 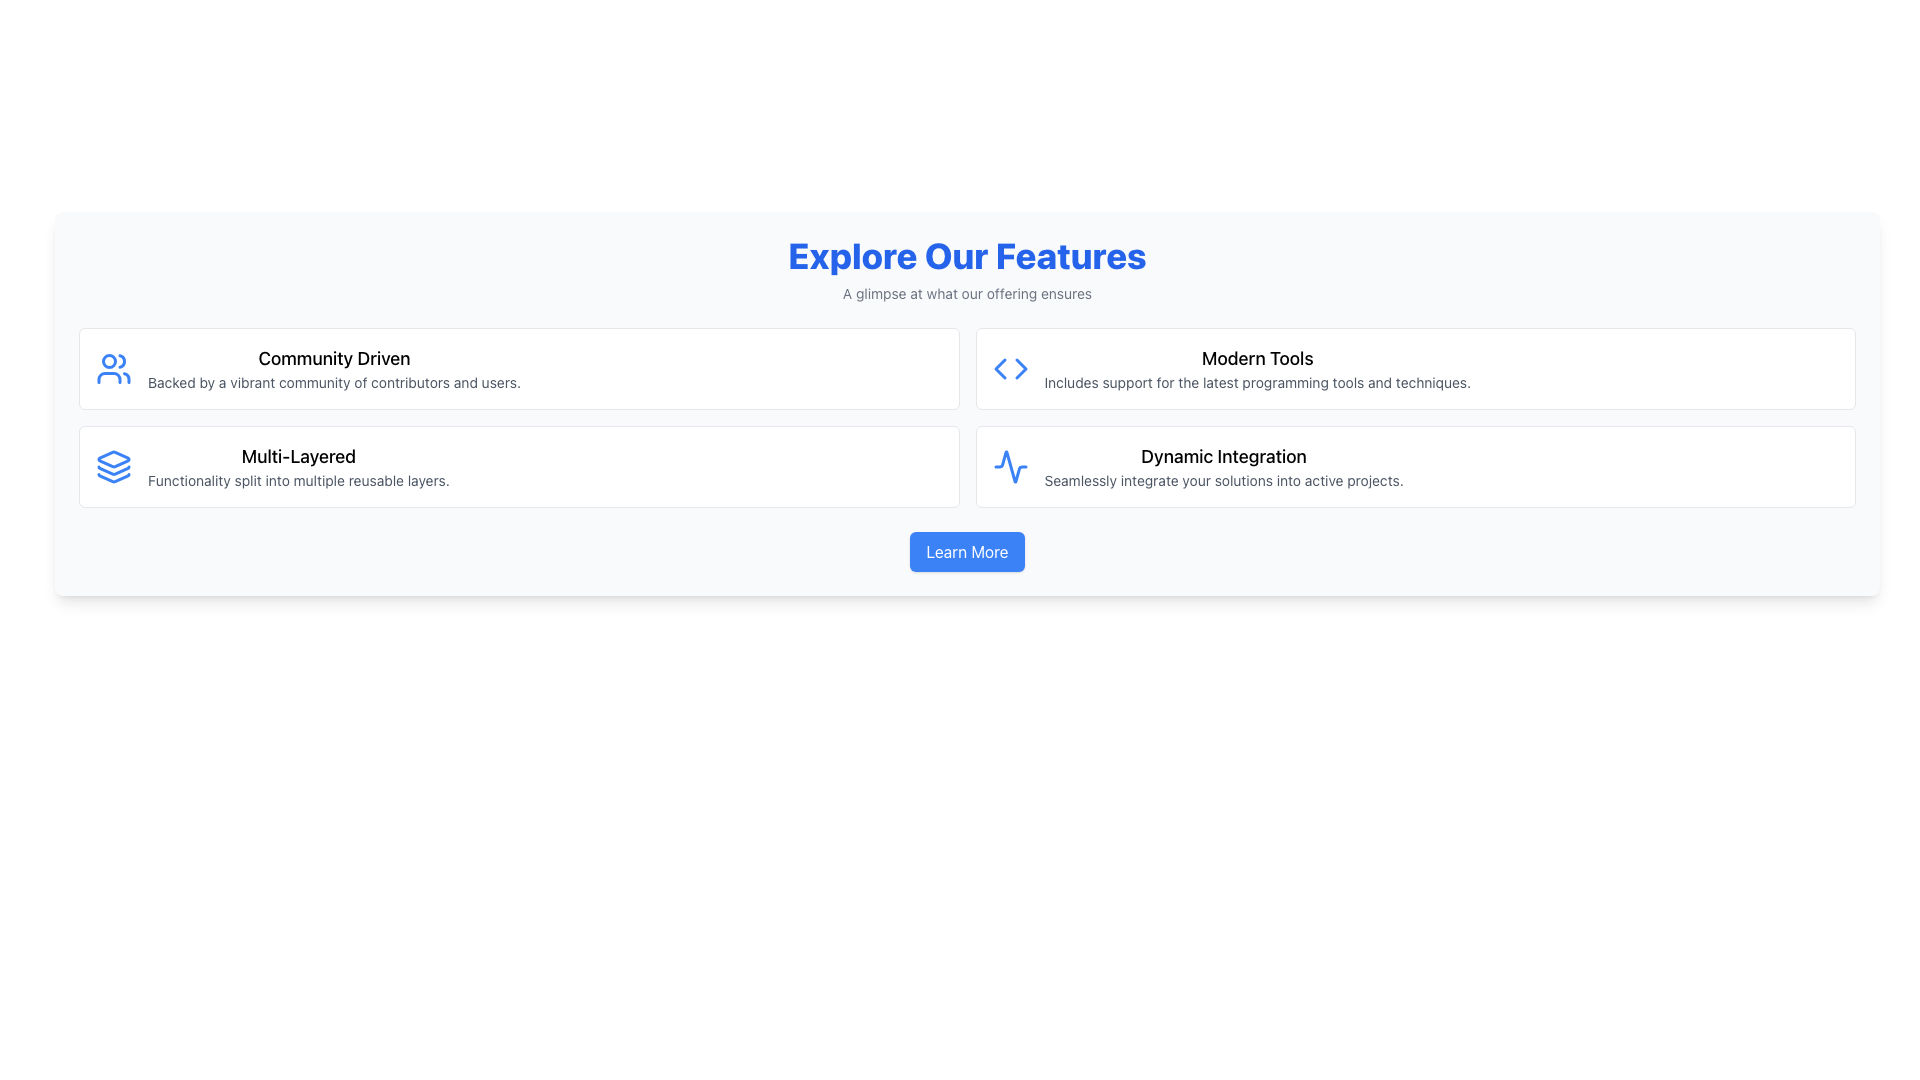 I want to click on text block located in the bottom-right quadrant of the 'Explore Our Features' grid, specifically the second item in the second row that highlights dynamic integration capabilities, so click(x=1223, y=466).